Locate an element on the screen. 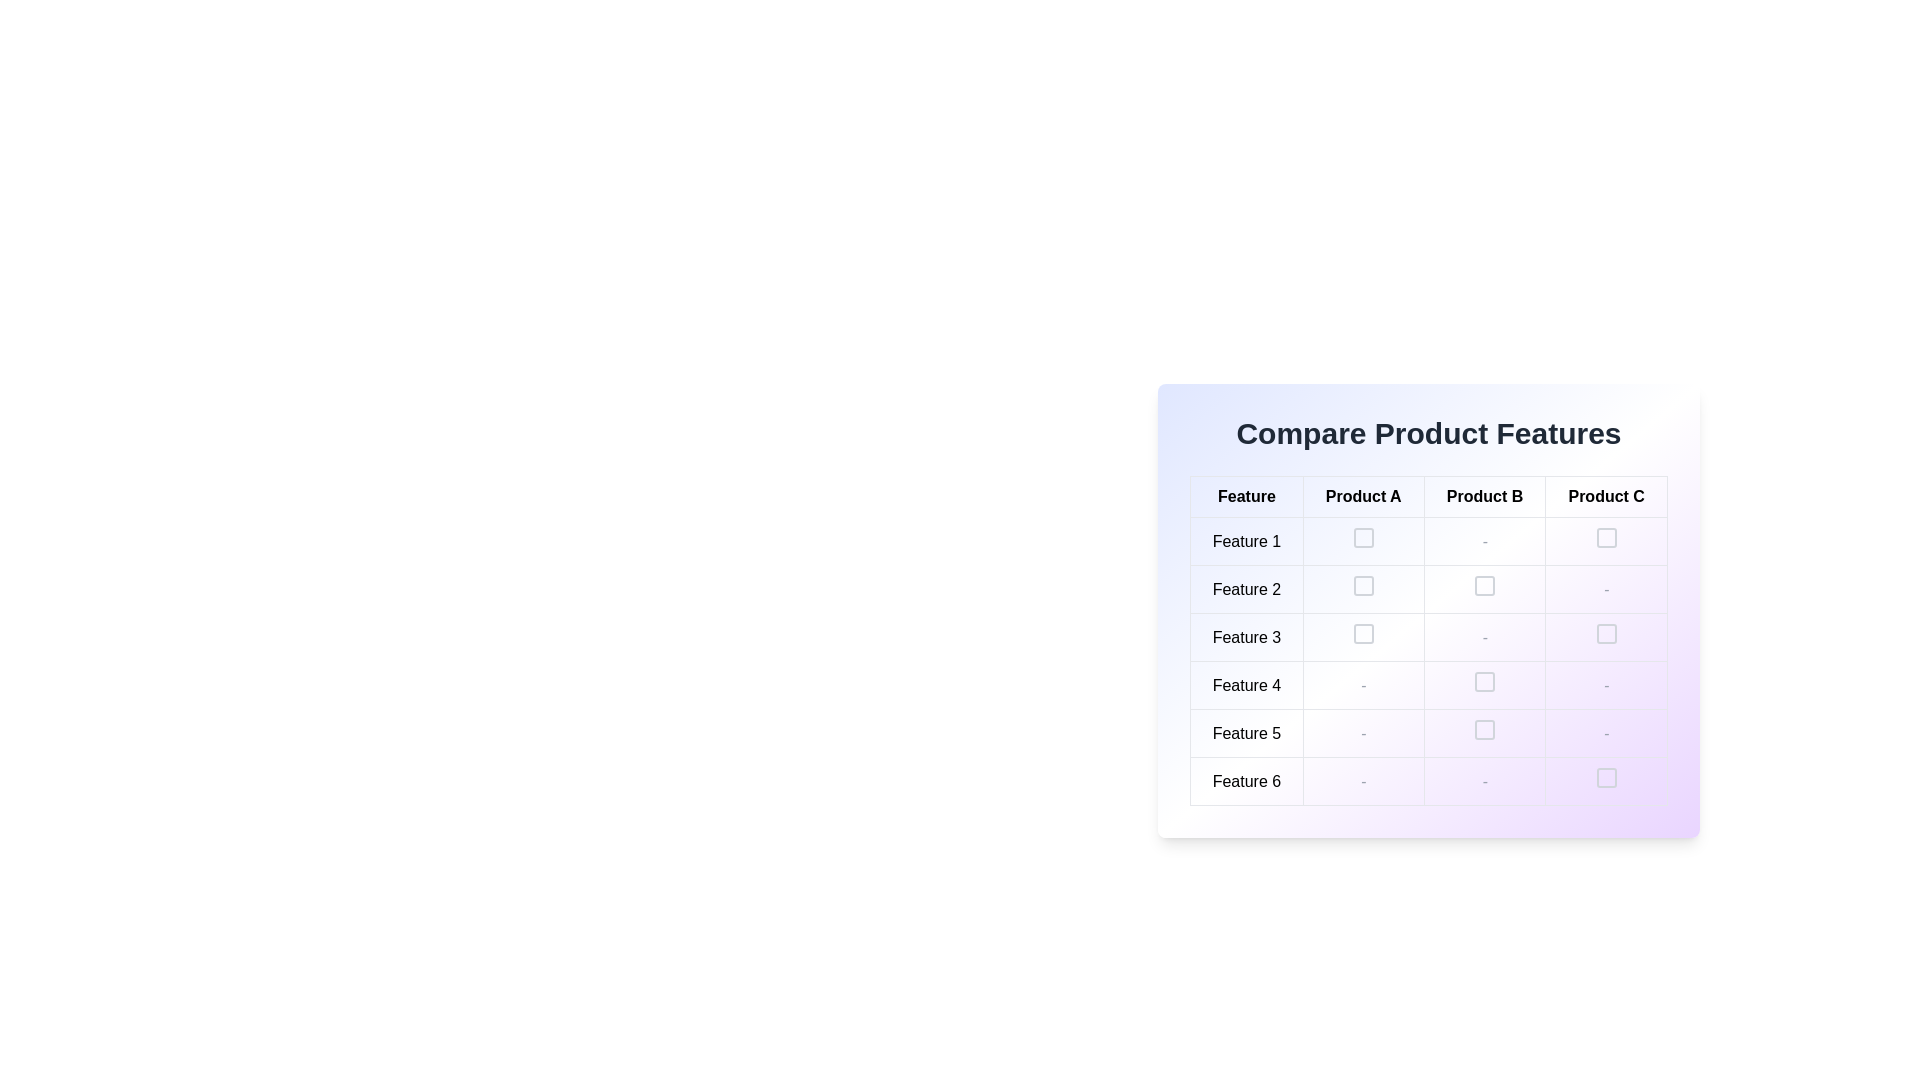  the checkbox located in the first row under the 'Product C' column of the 'Compare Product Features' table is located at coordinates (1606, 536).